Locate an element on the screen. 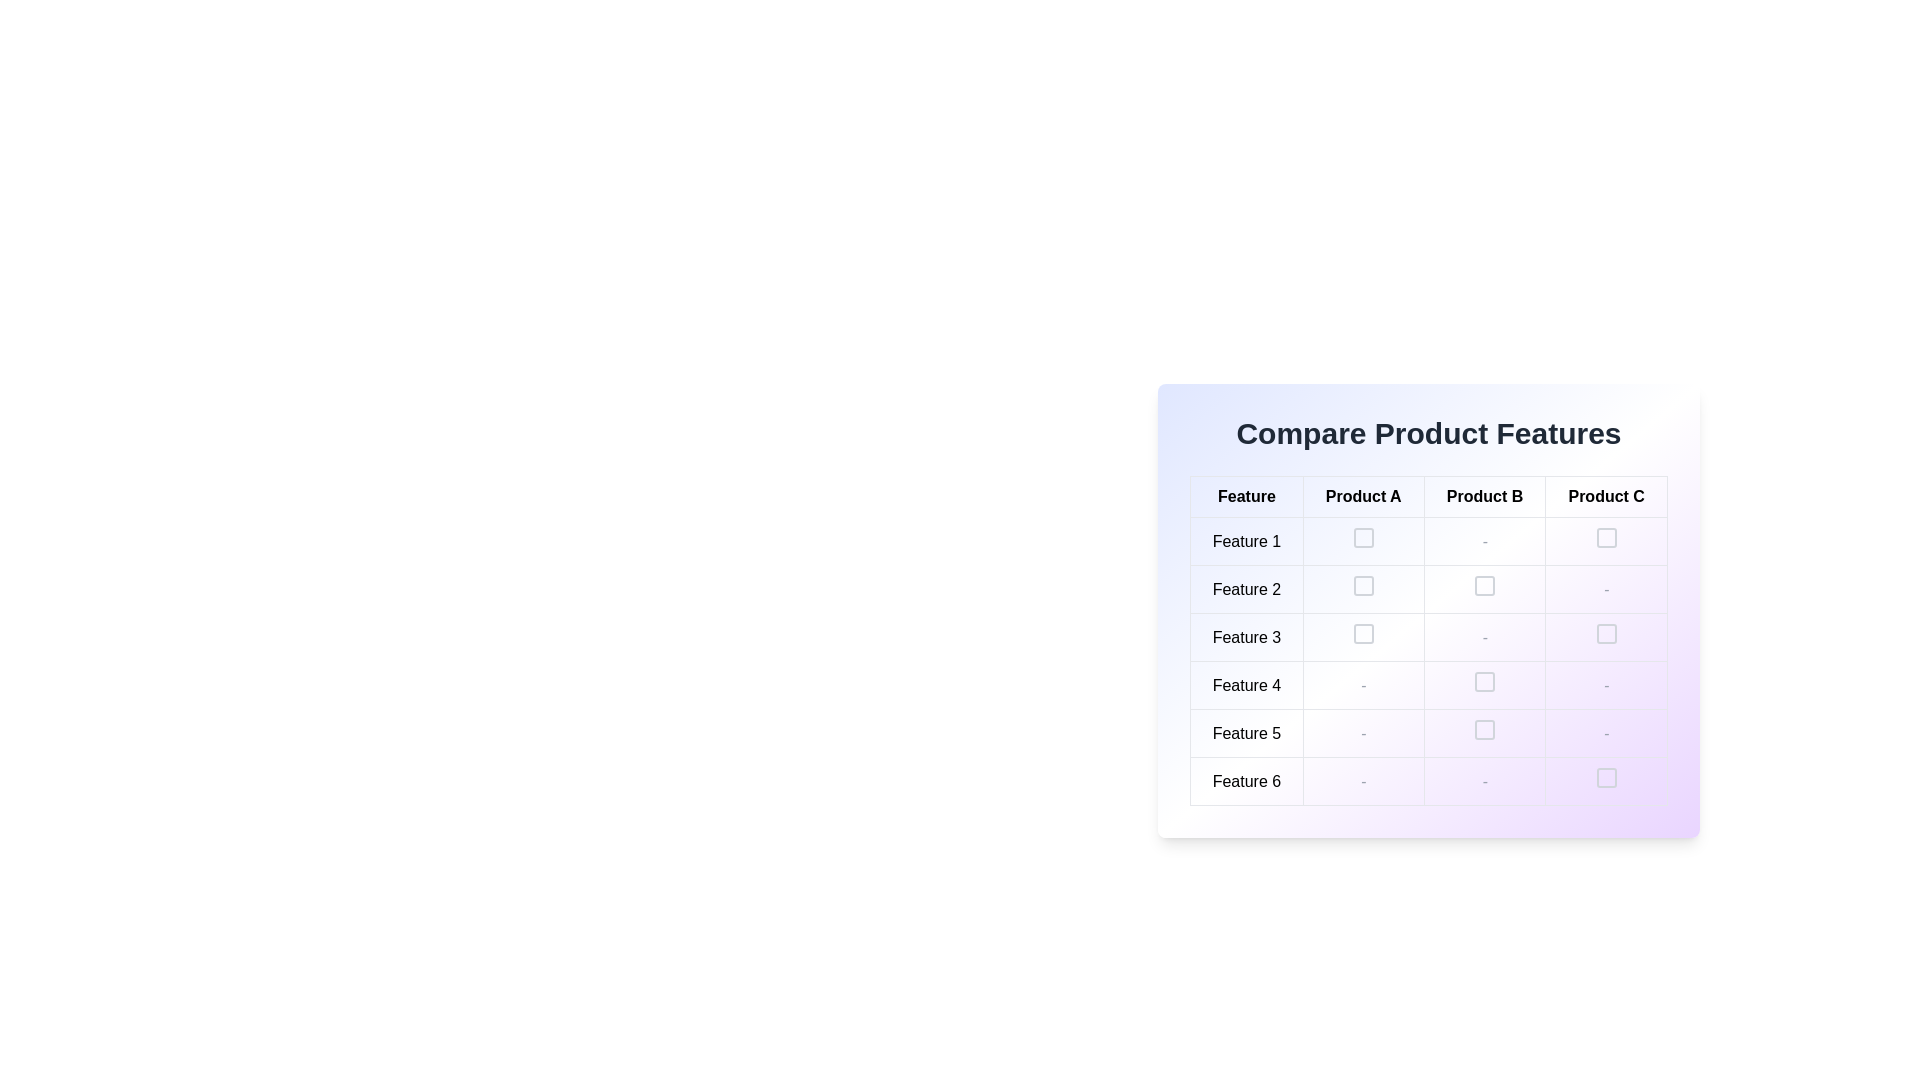  the checkbox located in the first row under the 'Product C' column of the 'Compare Product Features' table is located at coordinates (1606, 536).